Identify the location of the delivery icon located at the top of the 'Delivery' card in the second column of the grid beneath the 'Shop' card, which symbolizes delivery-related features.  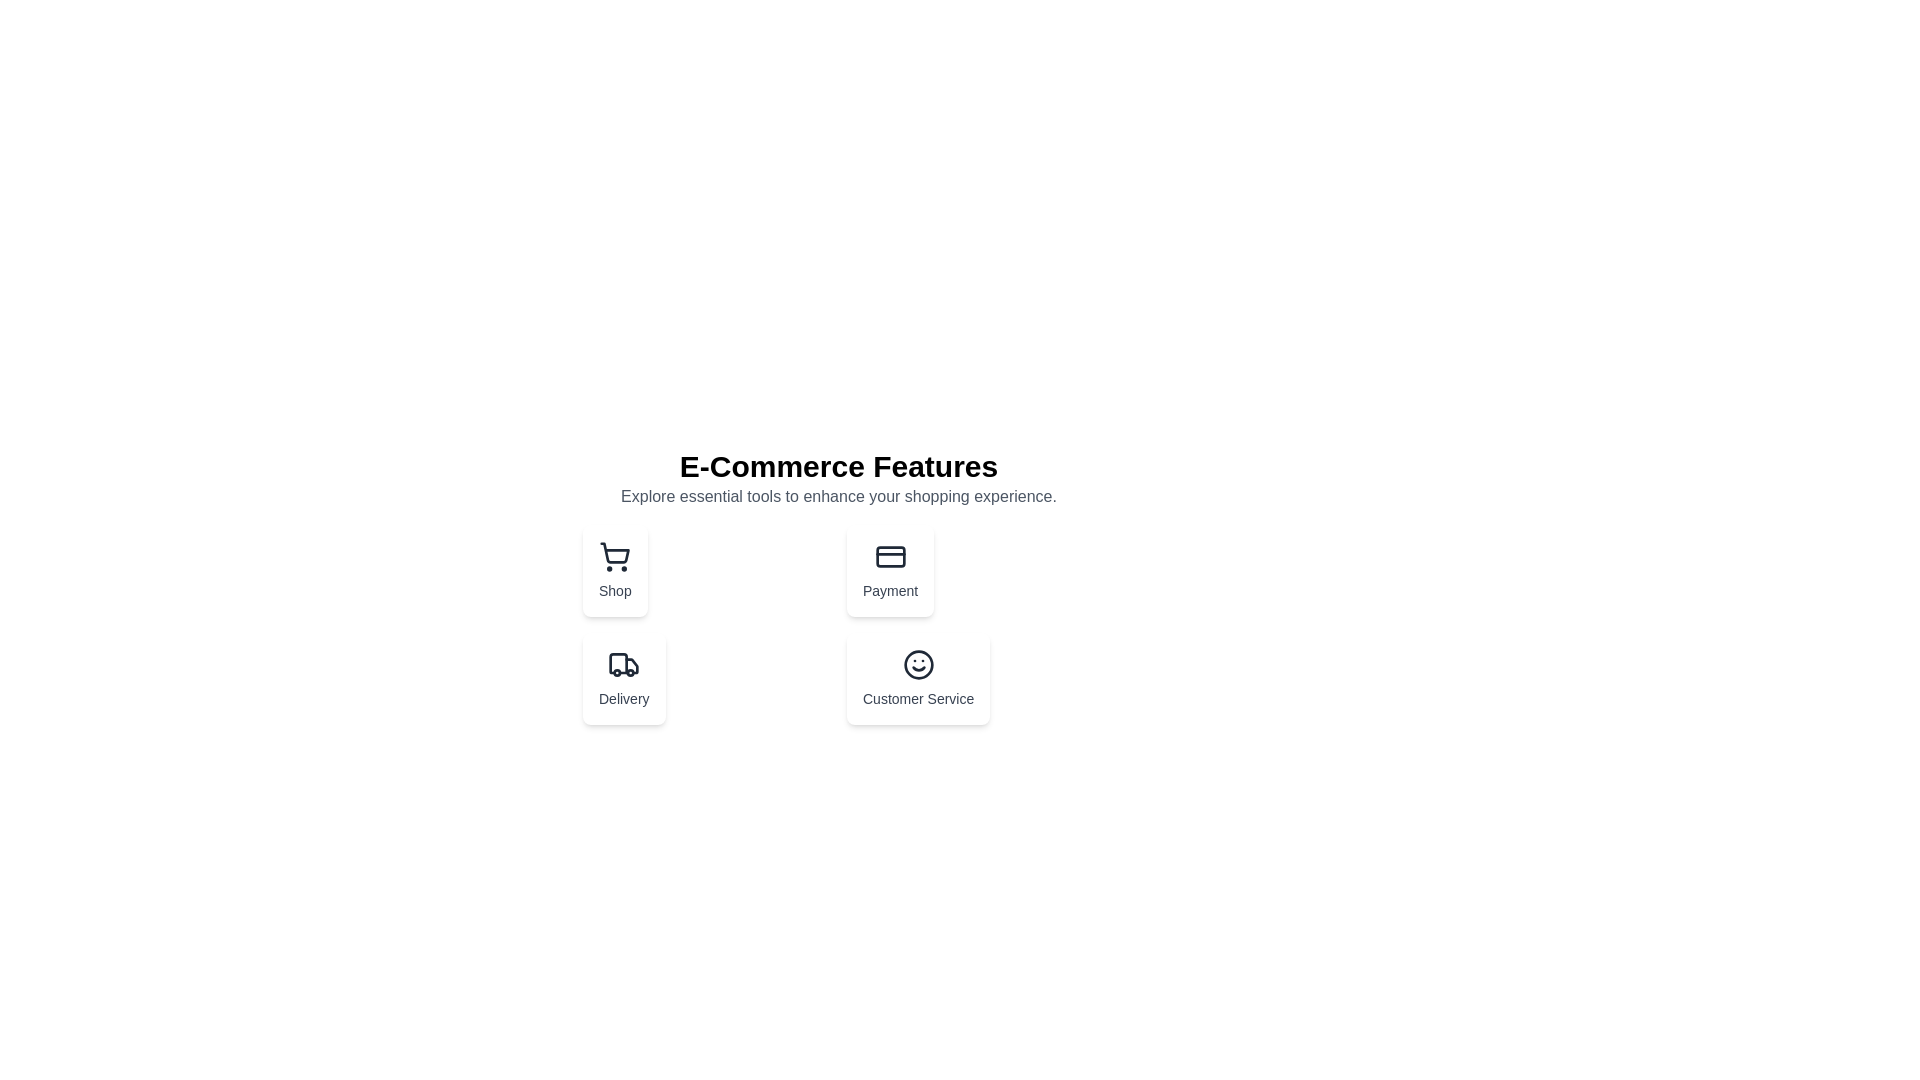
(623, 664).